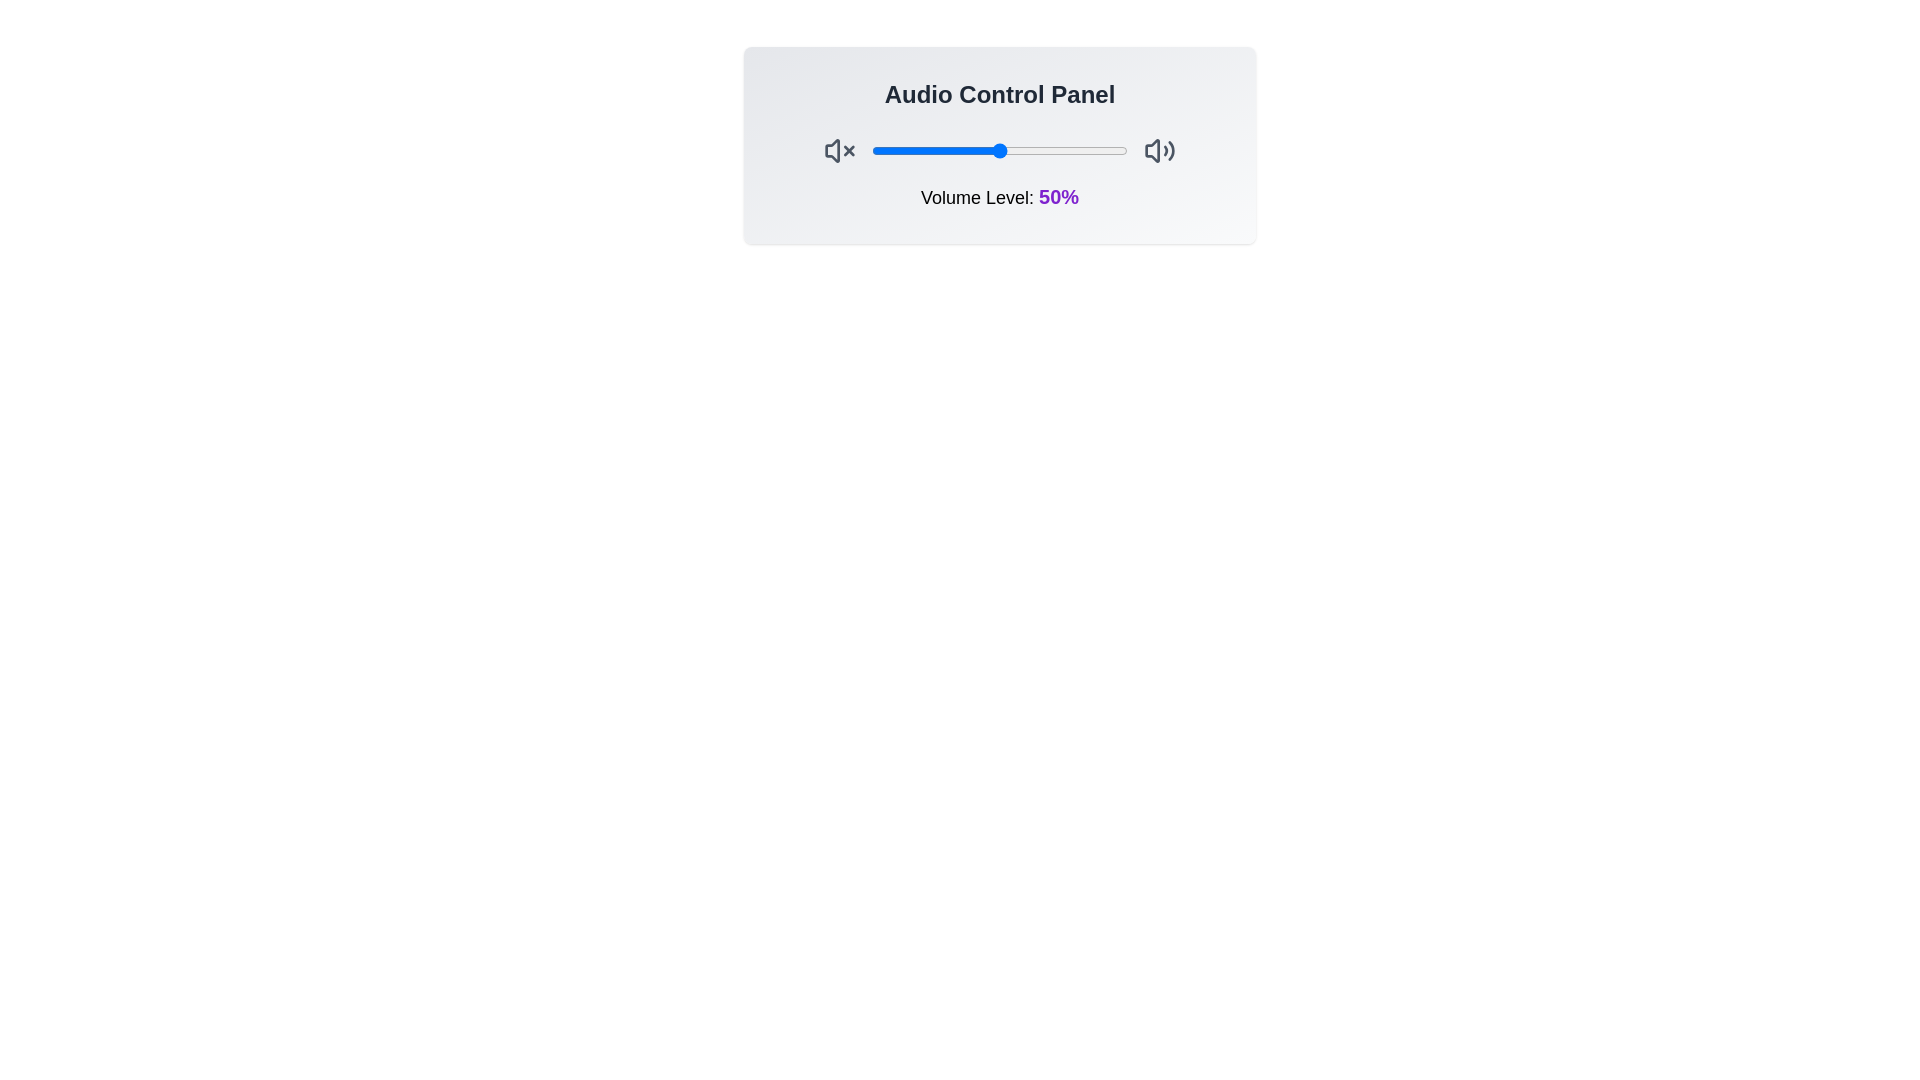 Image resolution: width=1920 pixels, height=1080 pixels. What do you see at coordinates (999, 144) in the screenshot?
I see `the title of the audio control panel that allows users to adjust the volume level and provides visual feedback of the current volume status` at bounding box center [999, 144].